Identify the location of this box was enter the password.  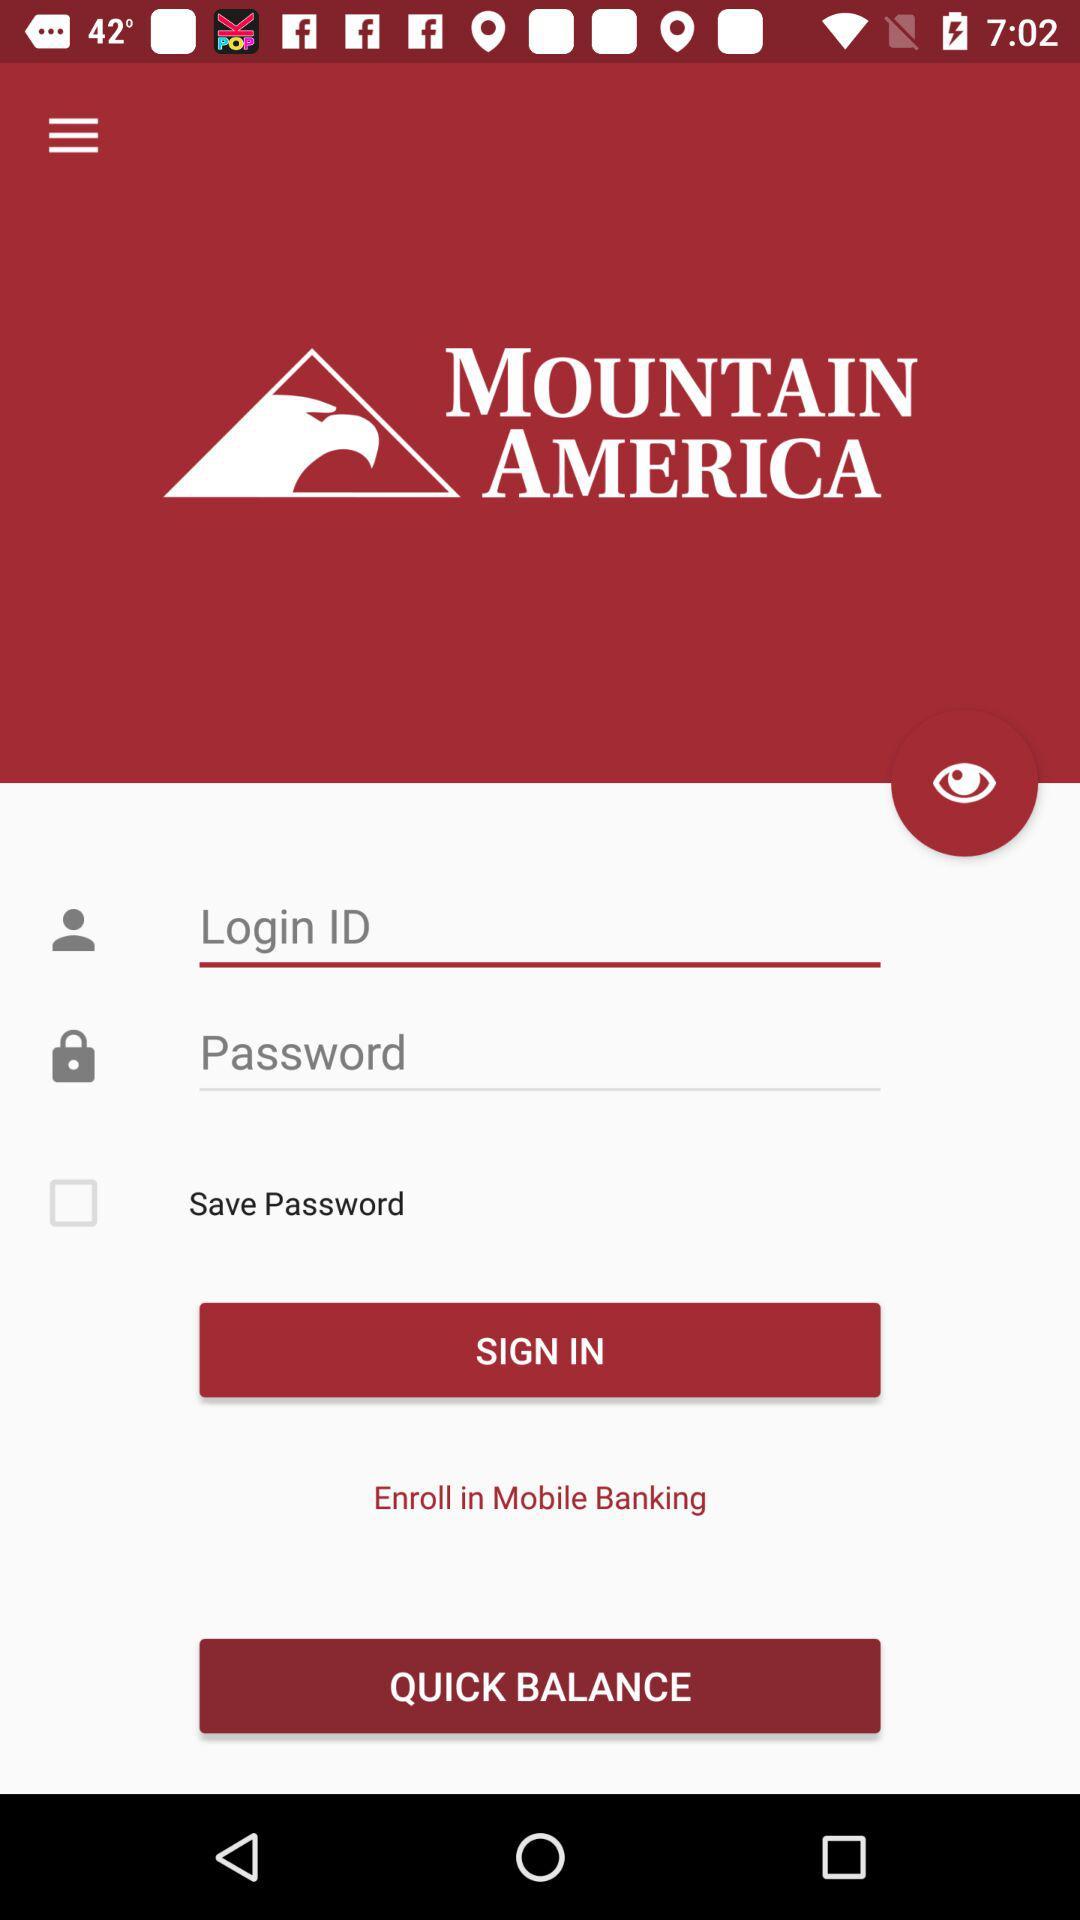
(540, 1051).